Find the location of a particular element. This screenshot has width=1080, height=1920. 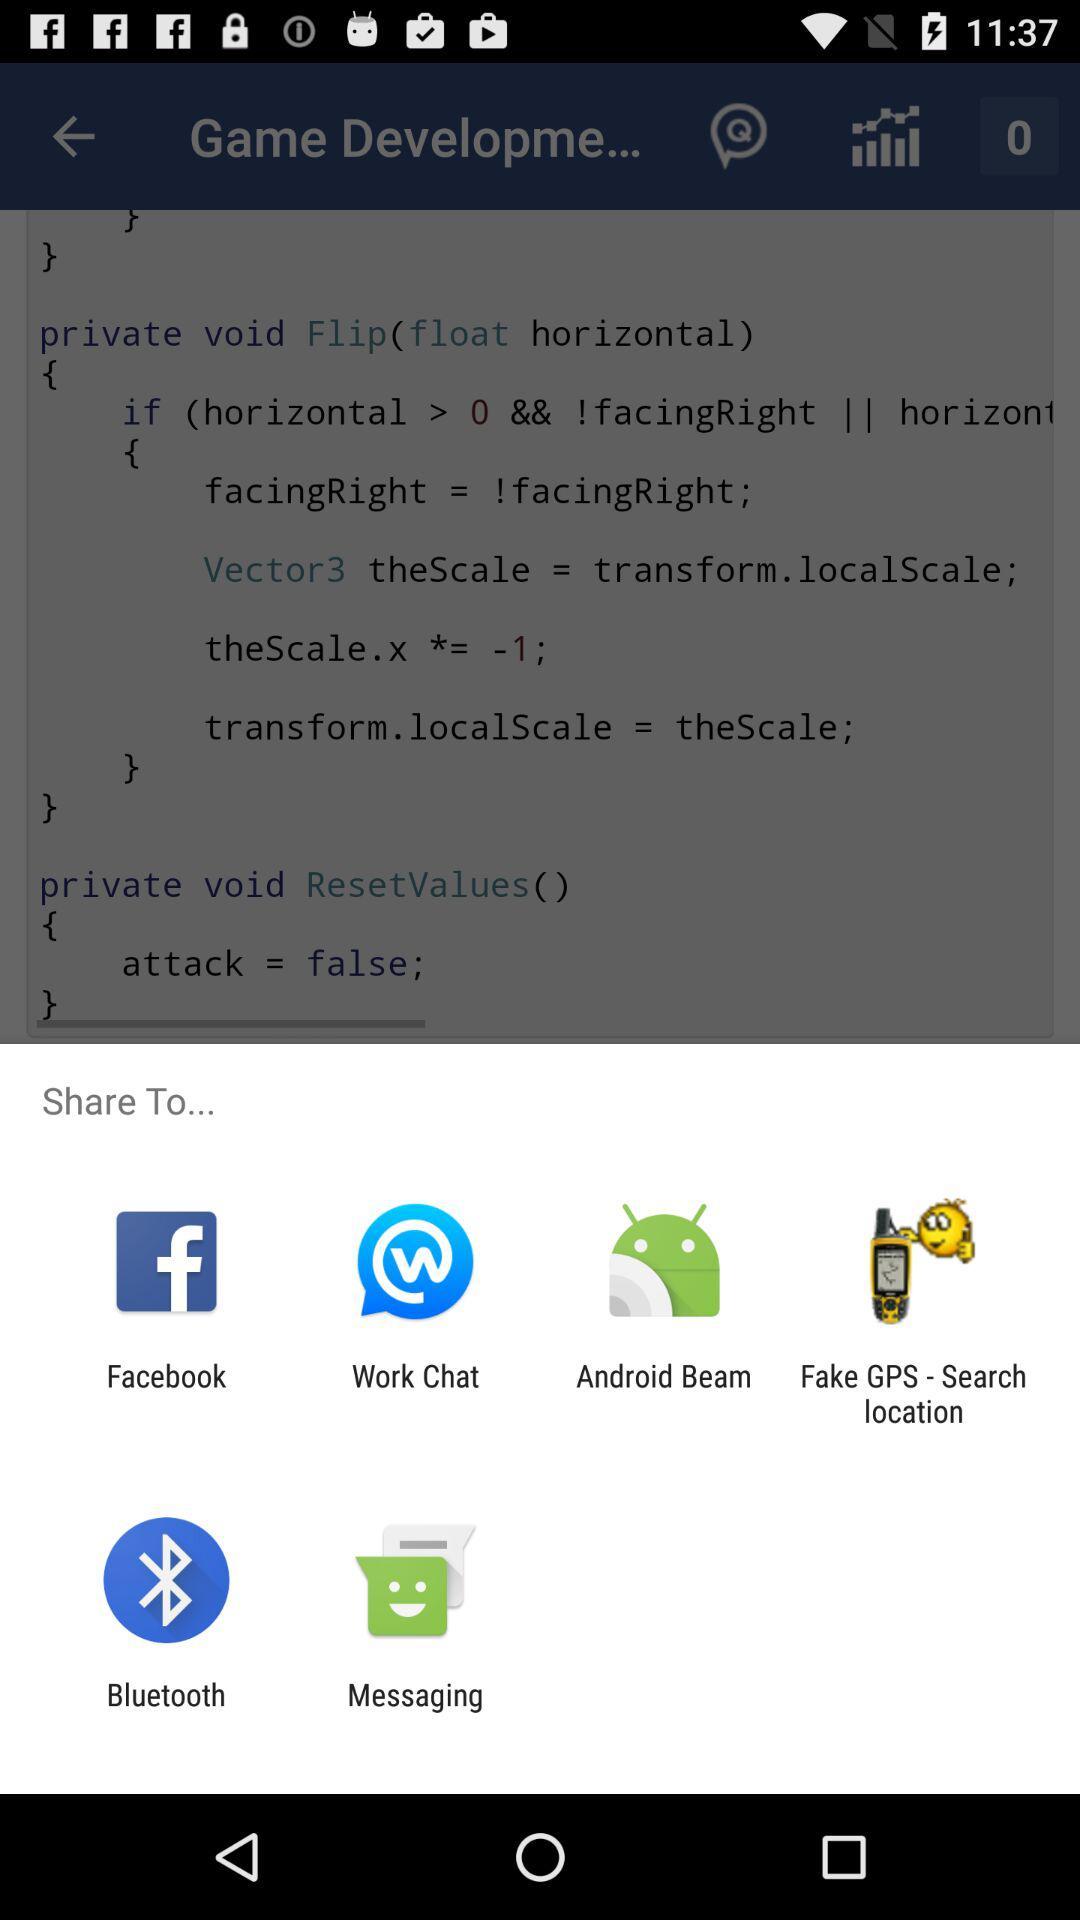

bluetooth icon is located at coordinates (165, 1711).